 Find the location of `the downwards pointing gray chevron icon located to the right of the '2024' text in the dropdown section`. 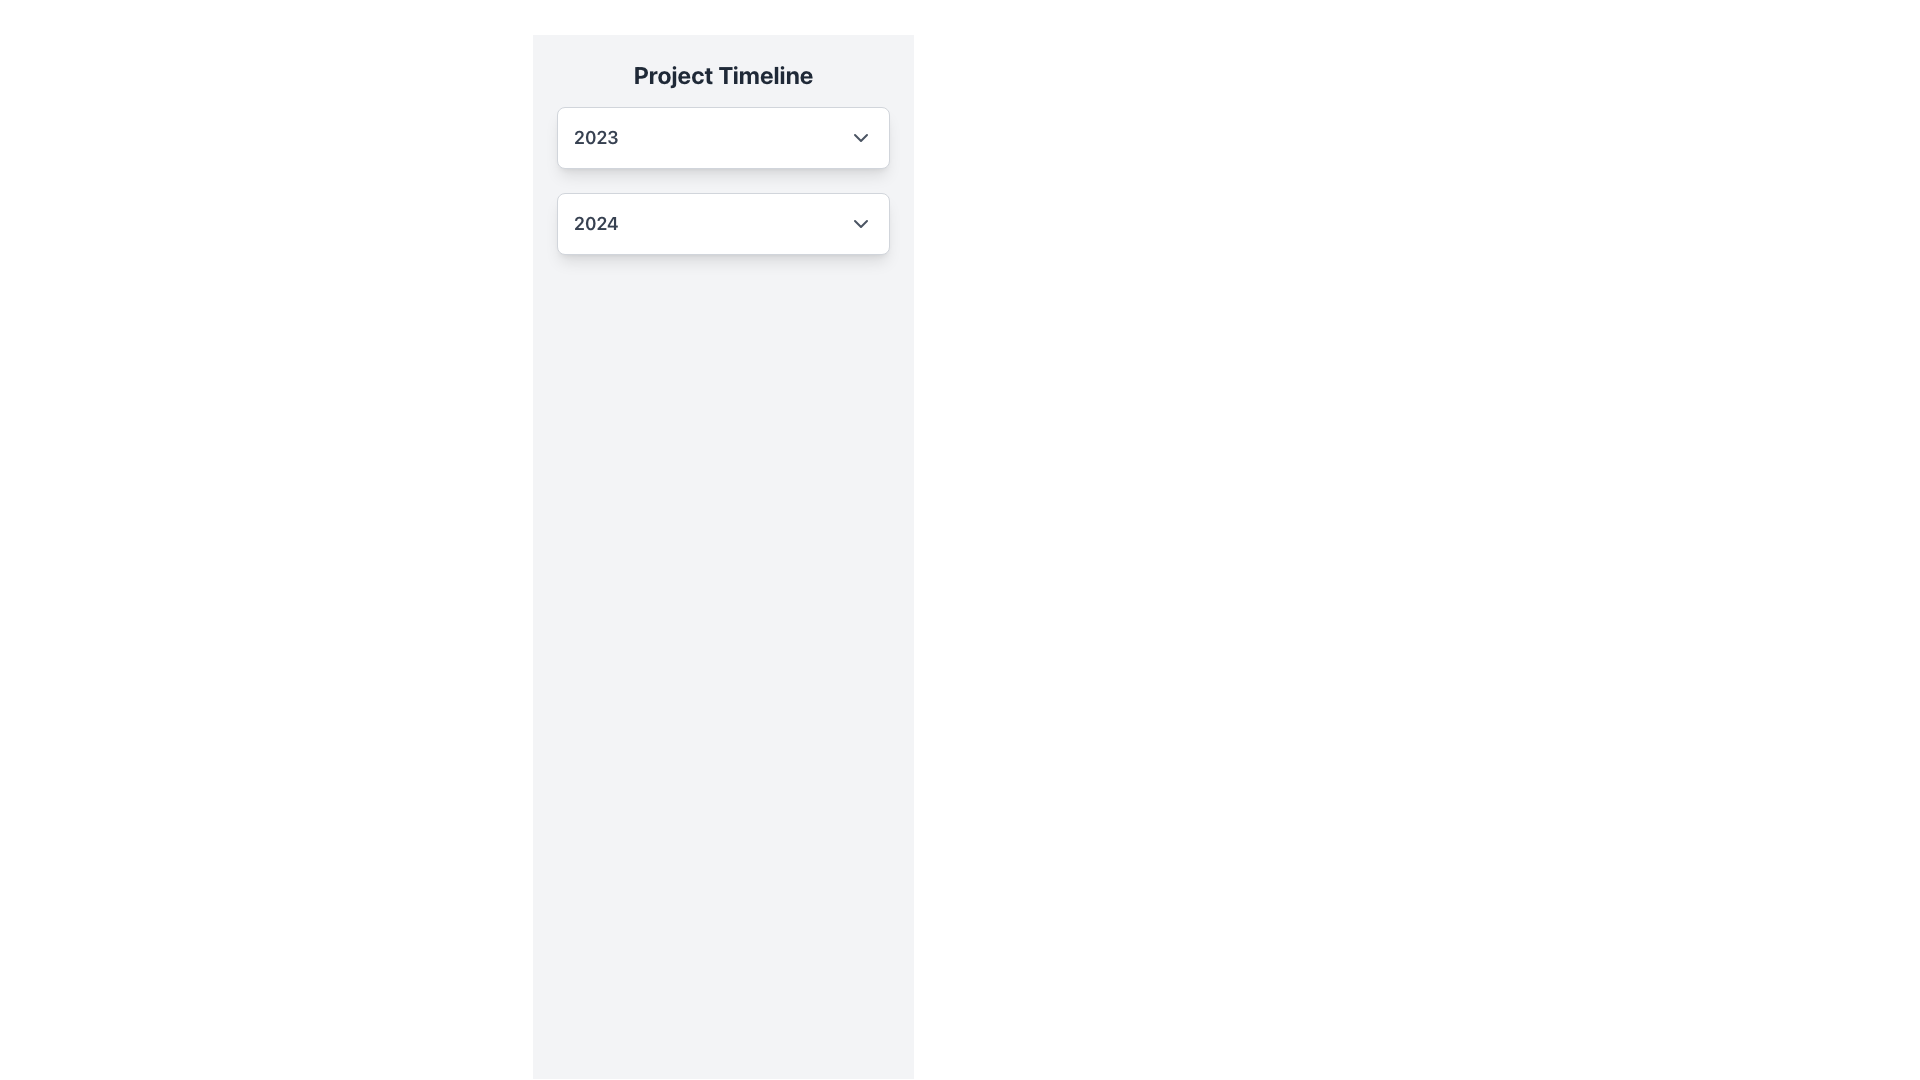

the downwards pointing gray chevron icon located to the right of the '2024' text in the dropdown section is located at coordinates (860, 223).